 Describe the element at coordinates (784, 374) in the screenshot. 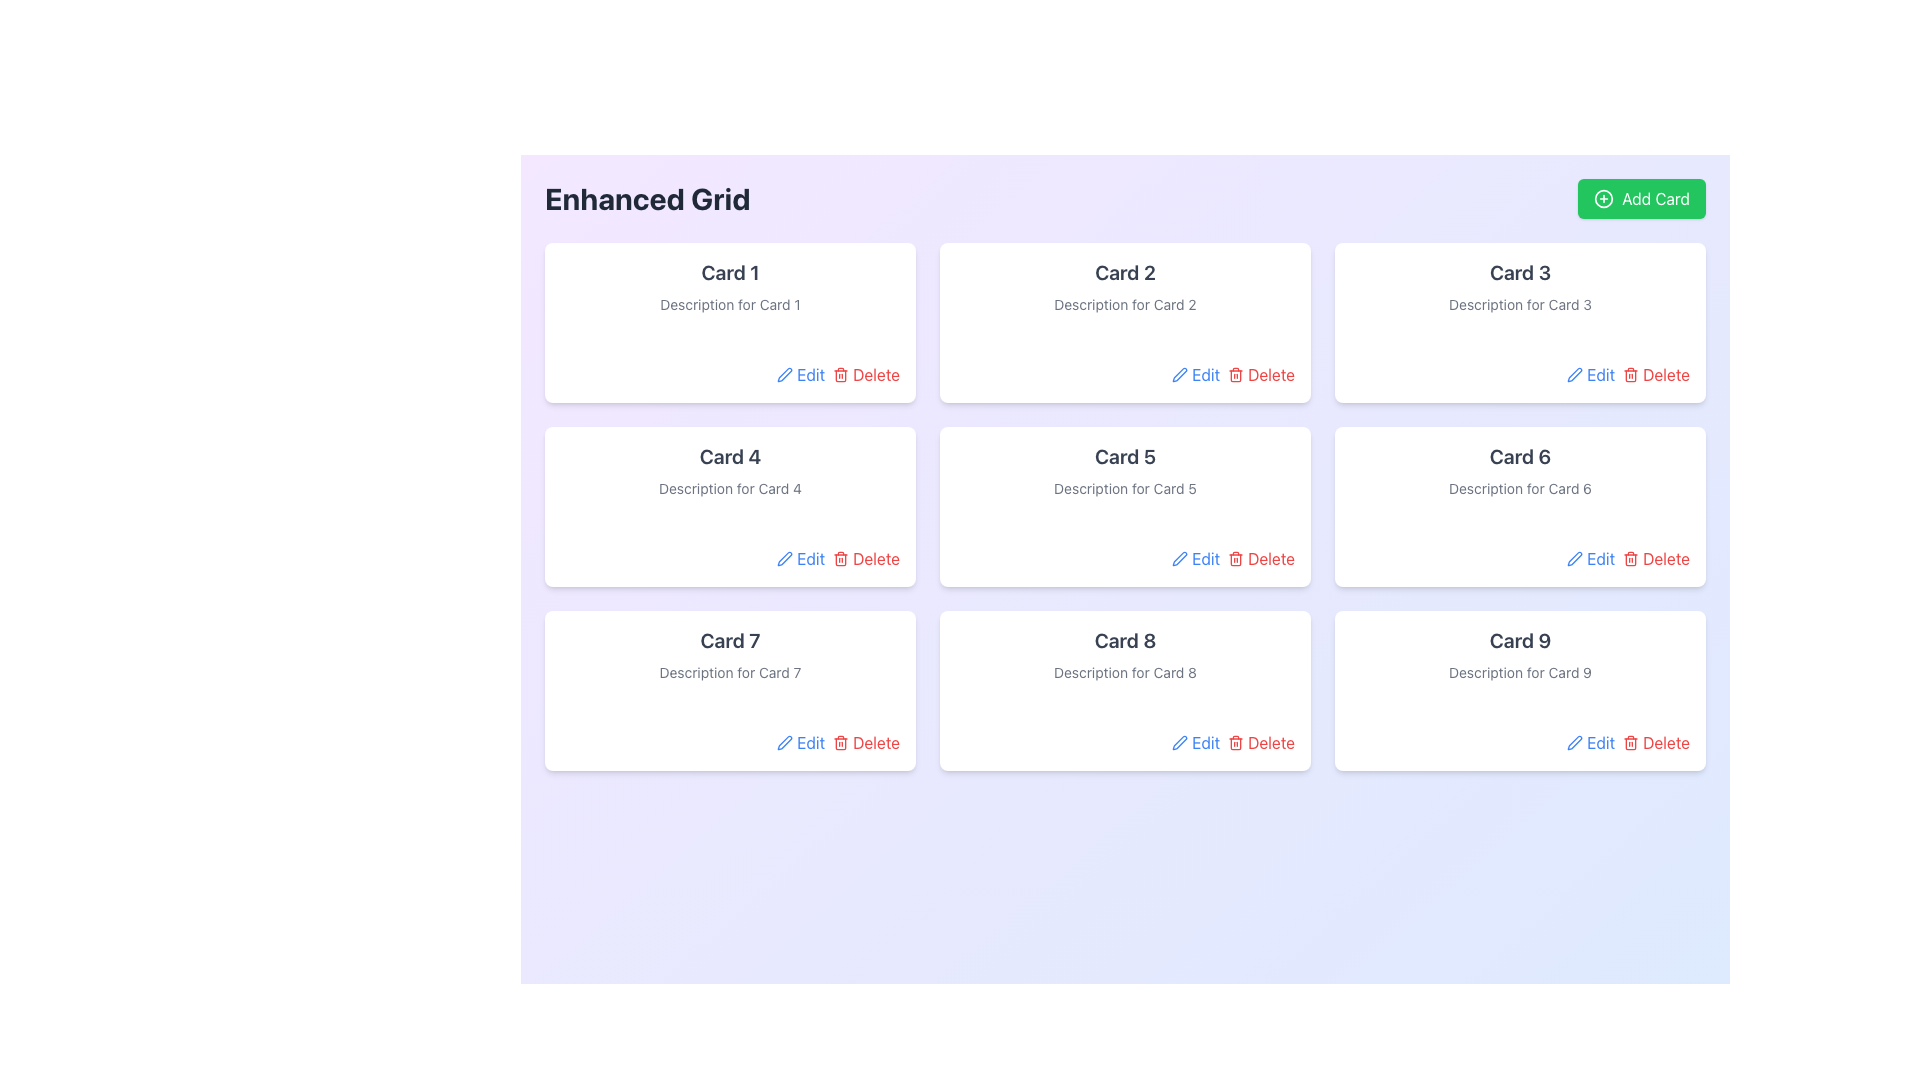

I see `the edit icon located to the left of the 'Delete' text button in the top row of the 'Card 2'` at that location.